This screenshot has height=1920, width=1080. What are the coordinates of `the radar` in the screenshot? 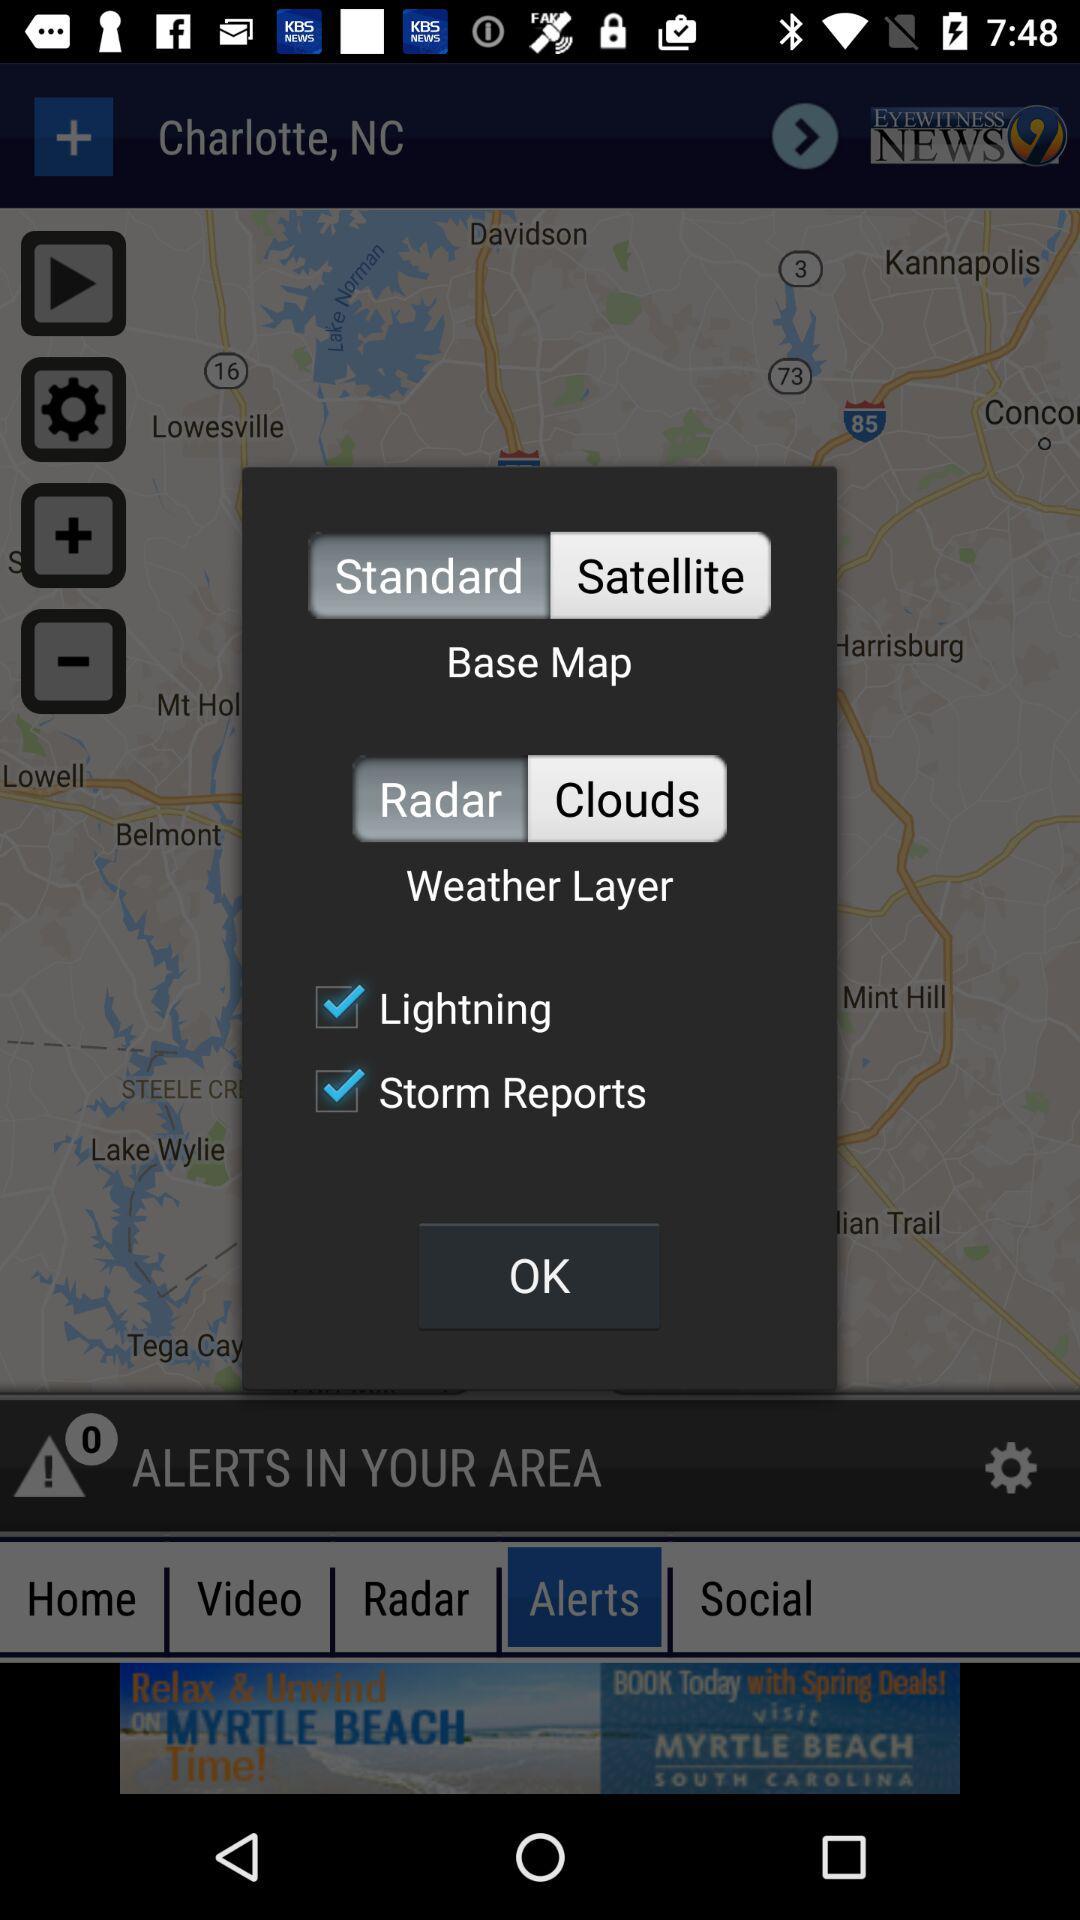 It's located at (439, 797).